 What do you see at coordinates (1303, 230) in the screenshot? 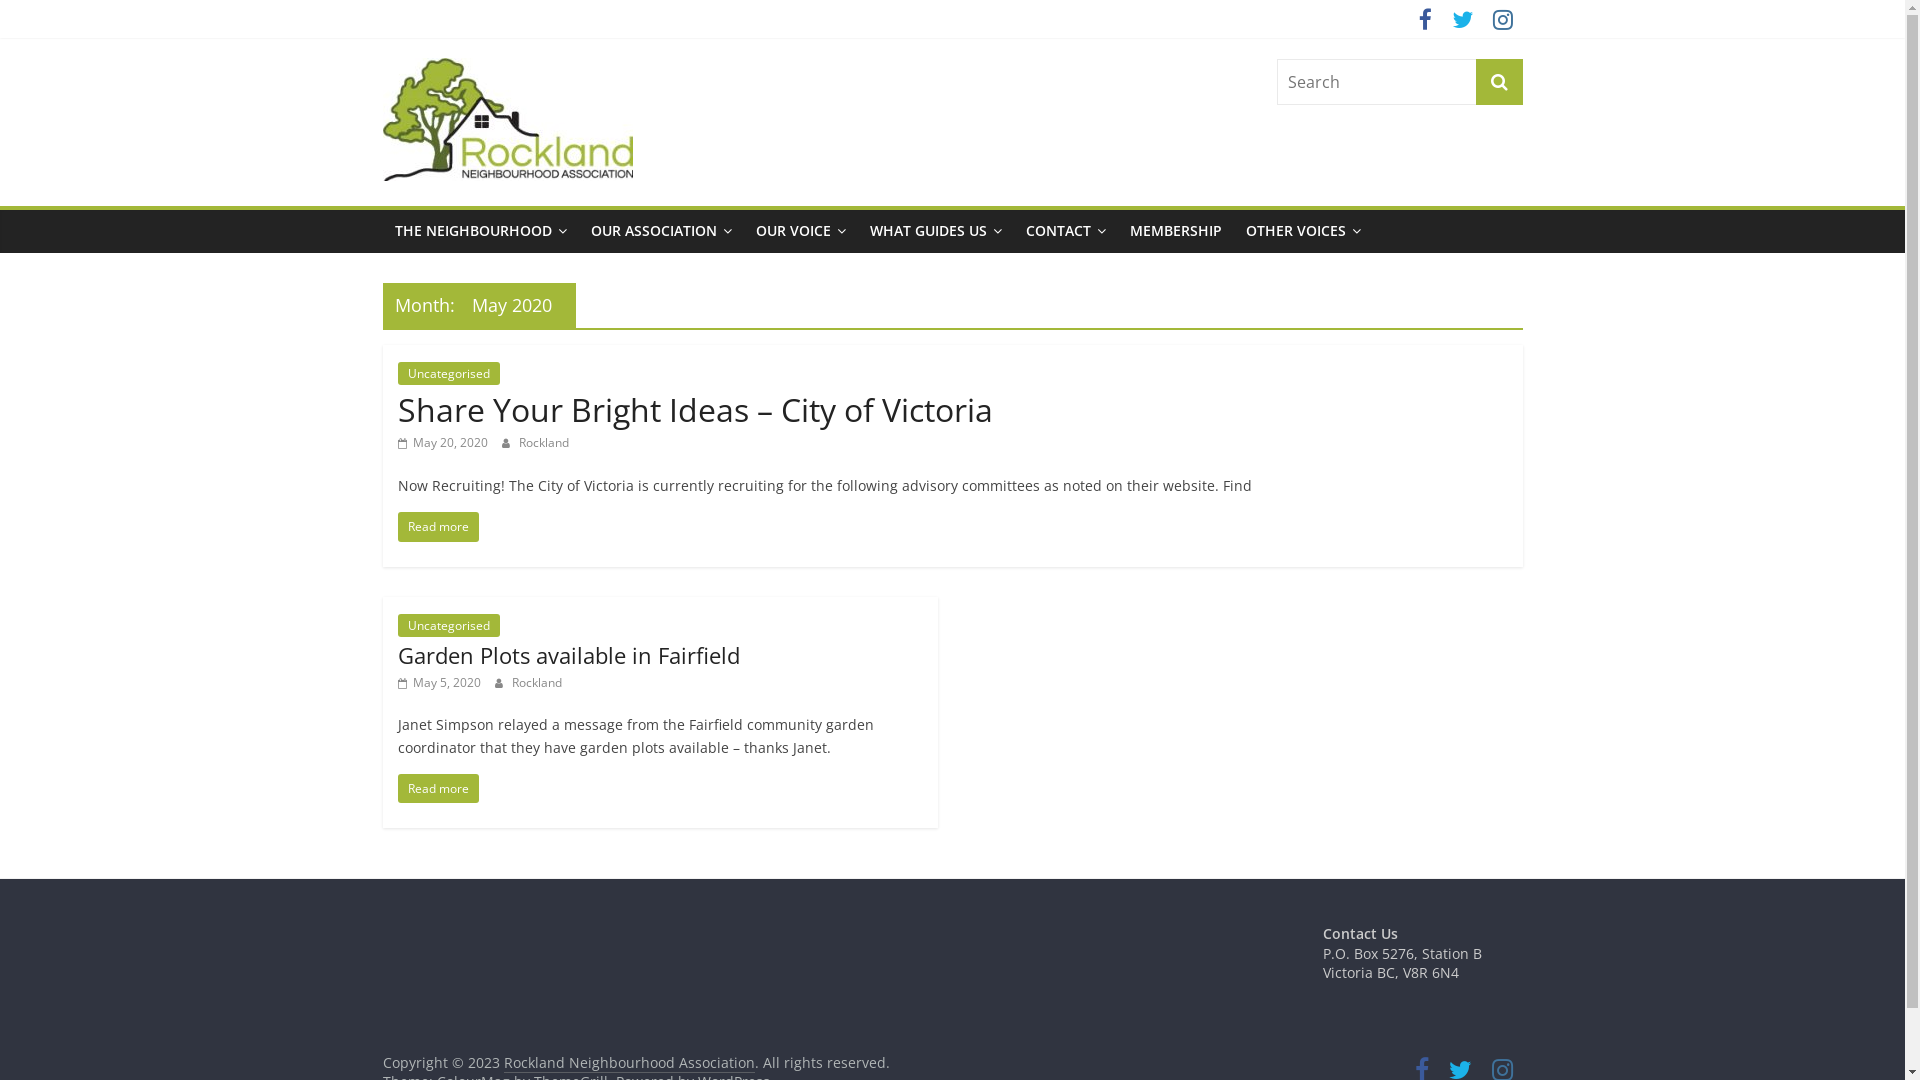
I see `'OTHER VOICES'` at bounding box center [1303, 230].